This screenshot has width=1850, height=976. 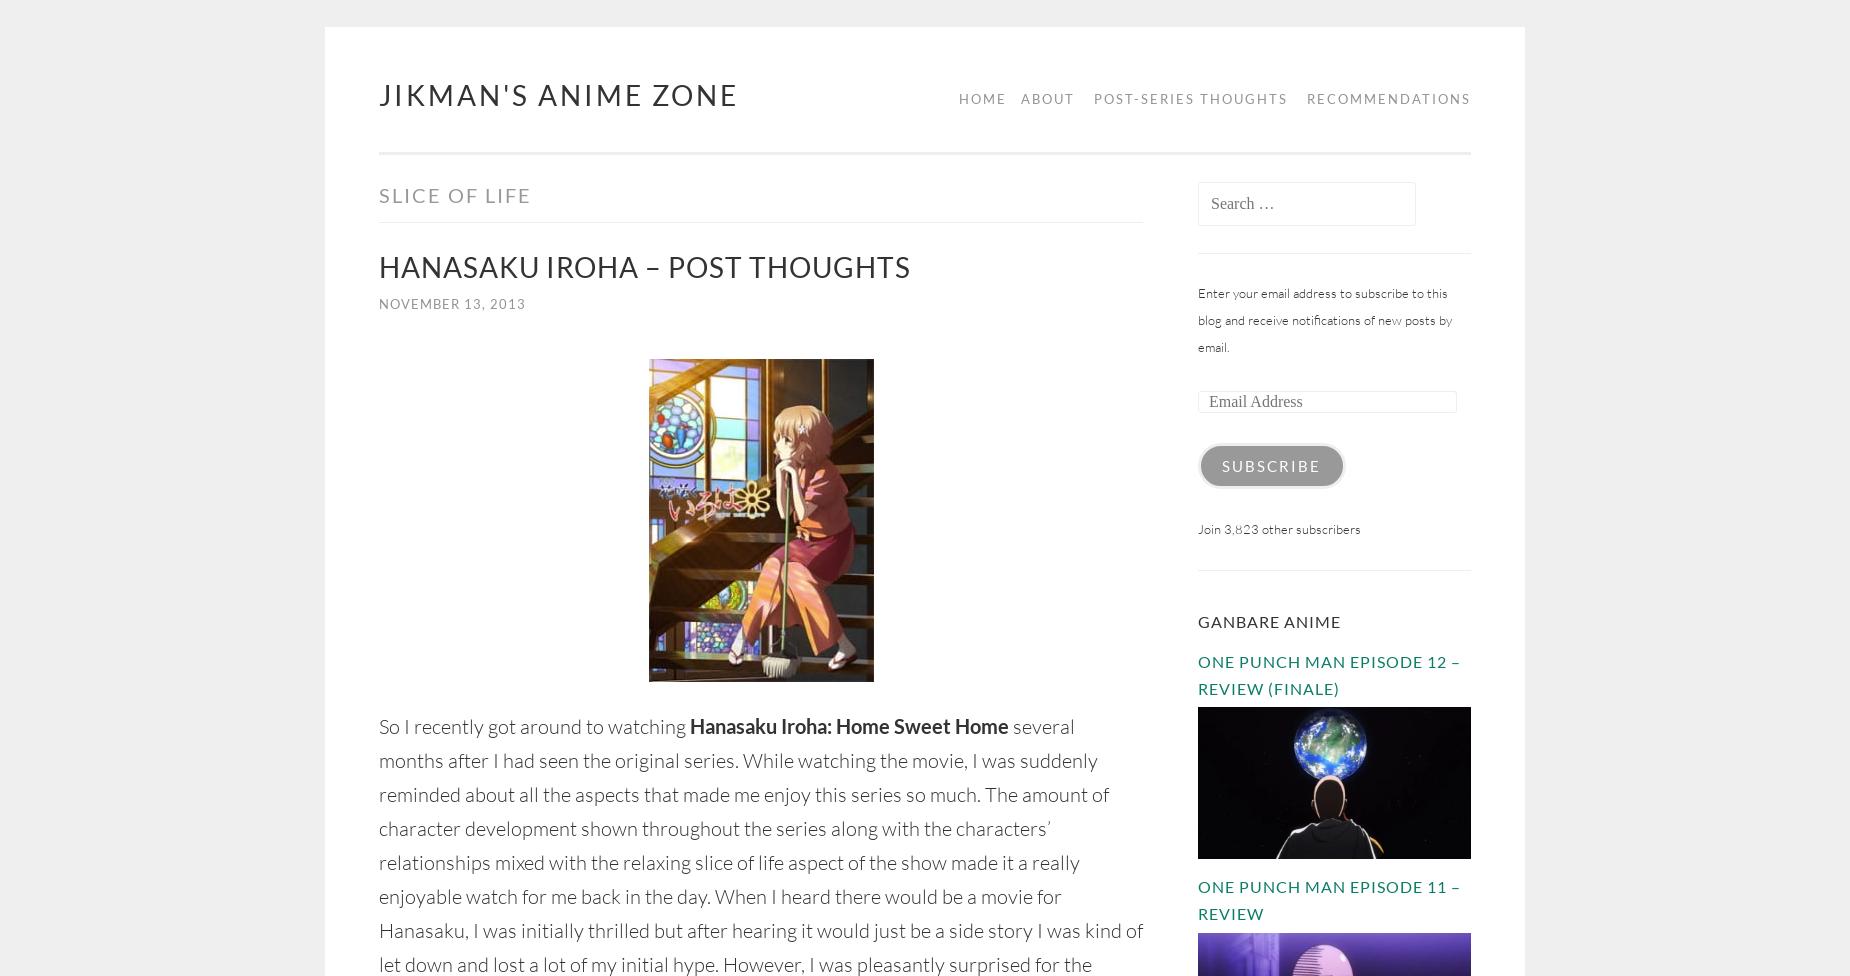 I want to click on 'Recommendations', so click(x=1388, y=98).